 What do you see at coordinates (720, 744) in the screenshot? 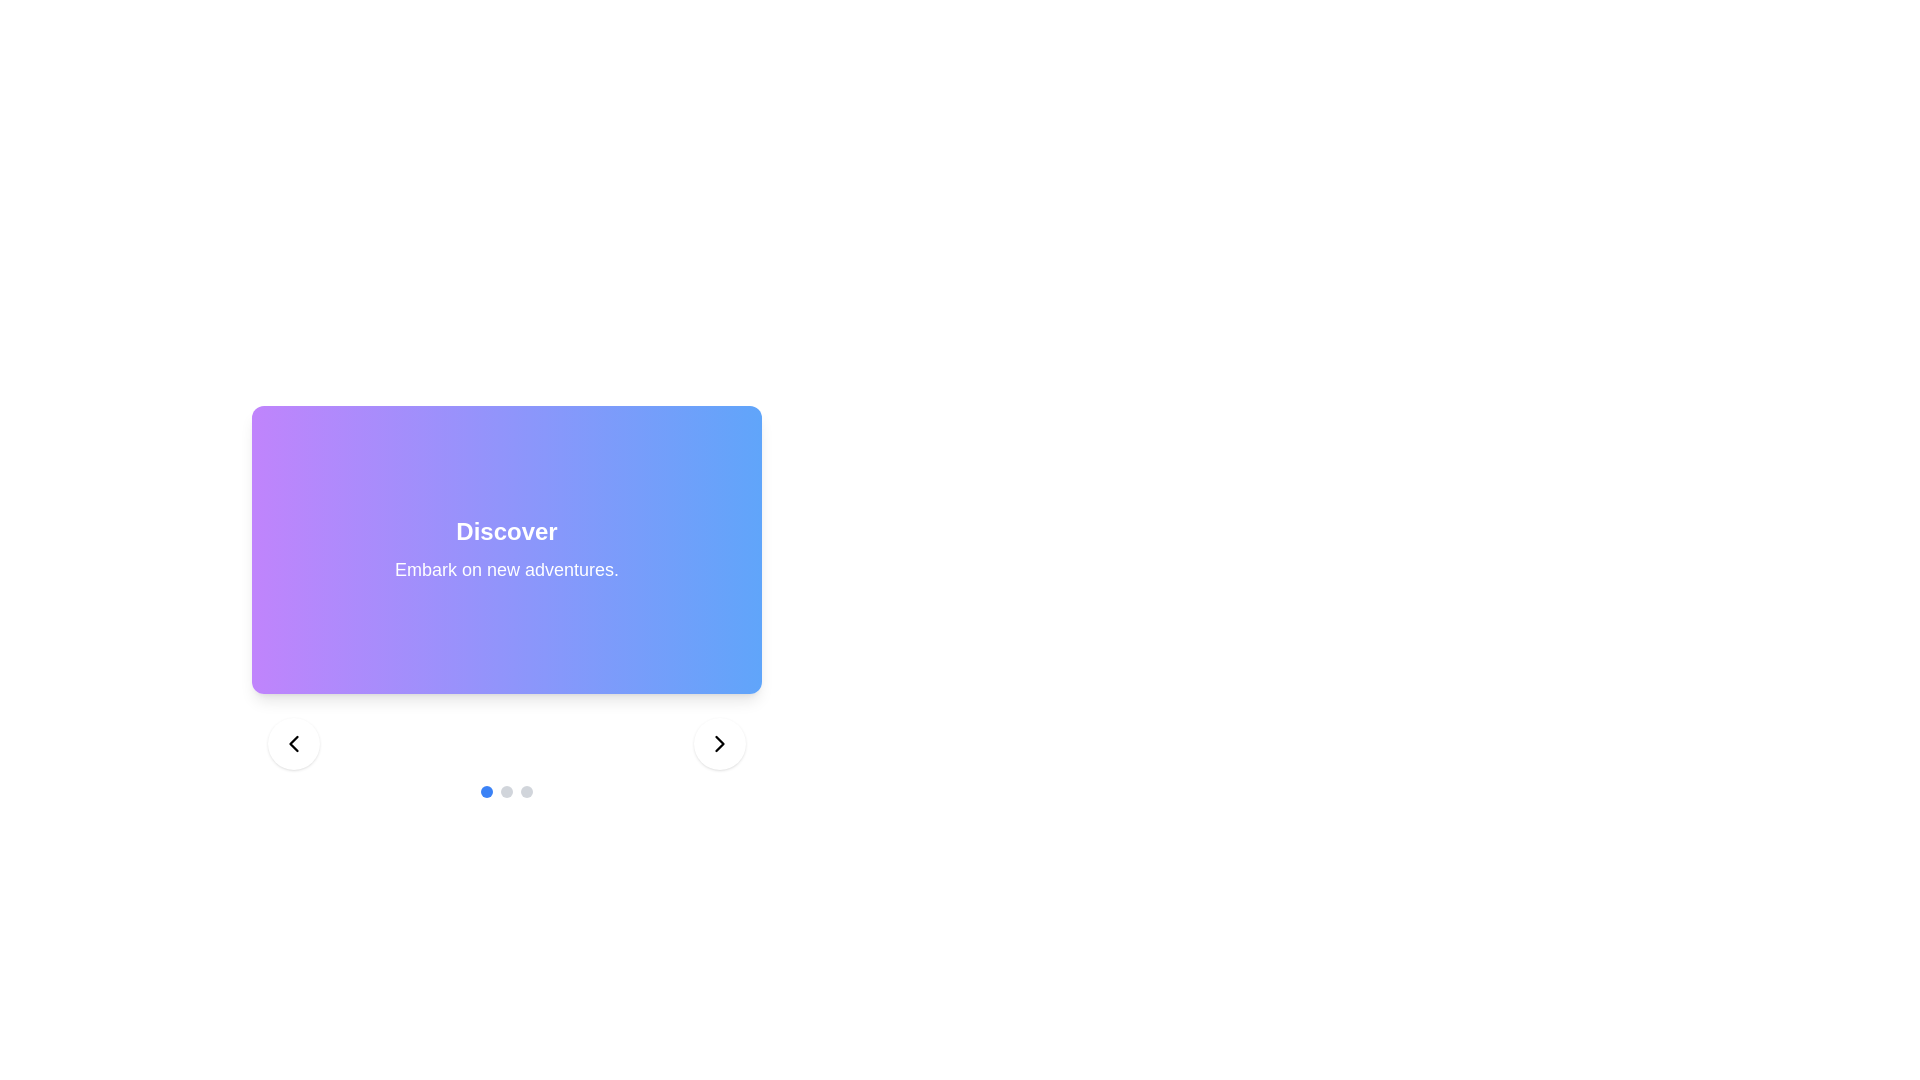
I see `the navigation button icon located at the bottom-right side of the 'Discover' UI card to trigger the hover effect` at bounding box center [720, 744].